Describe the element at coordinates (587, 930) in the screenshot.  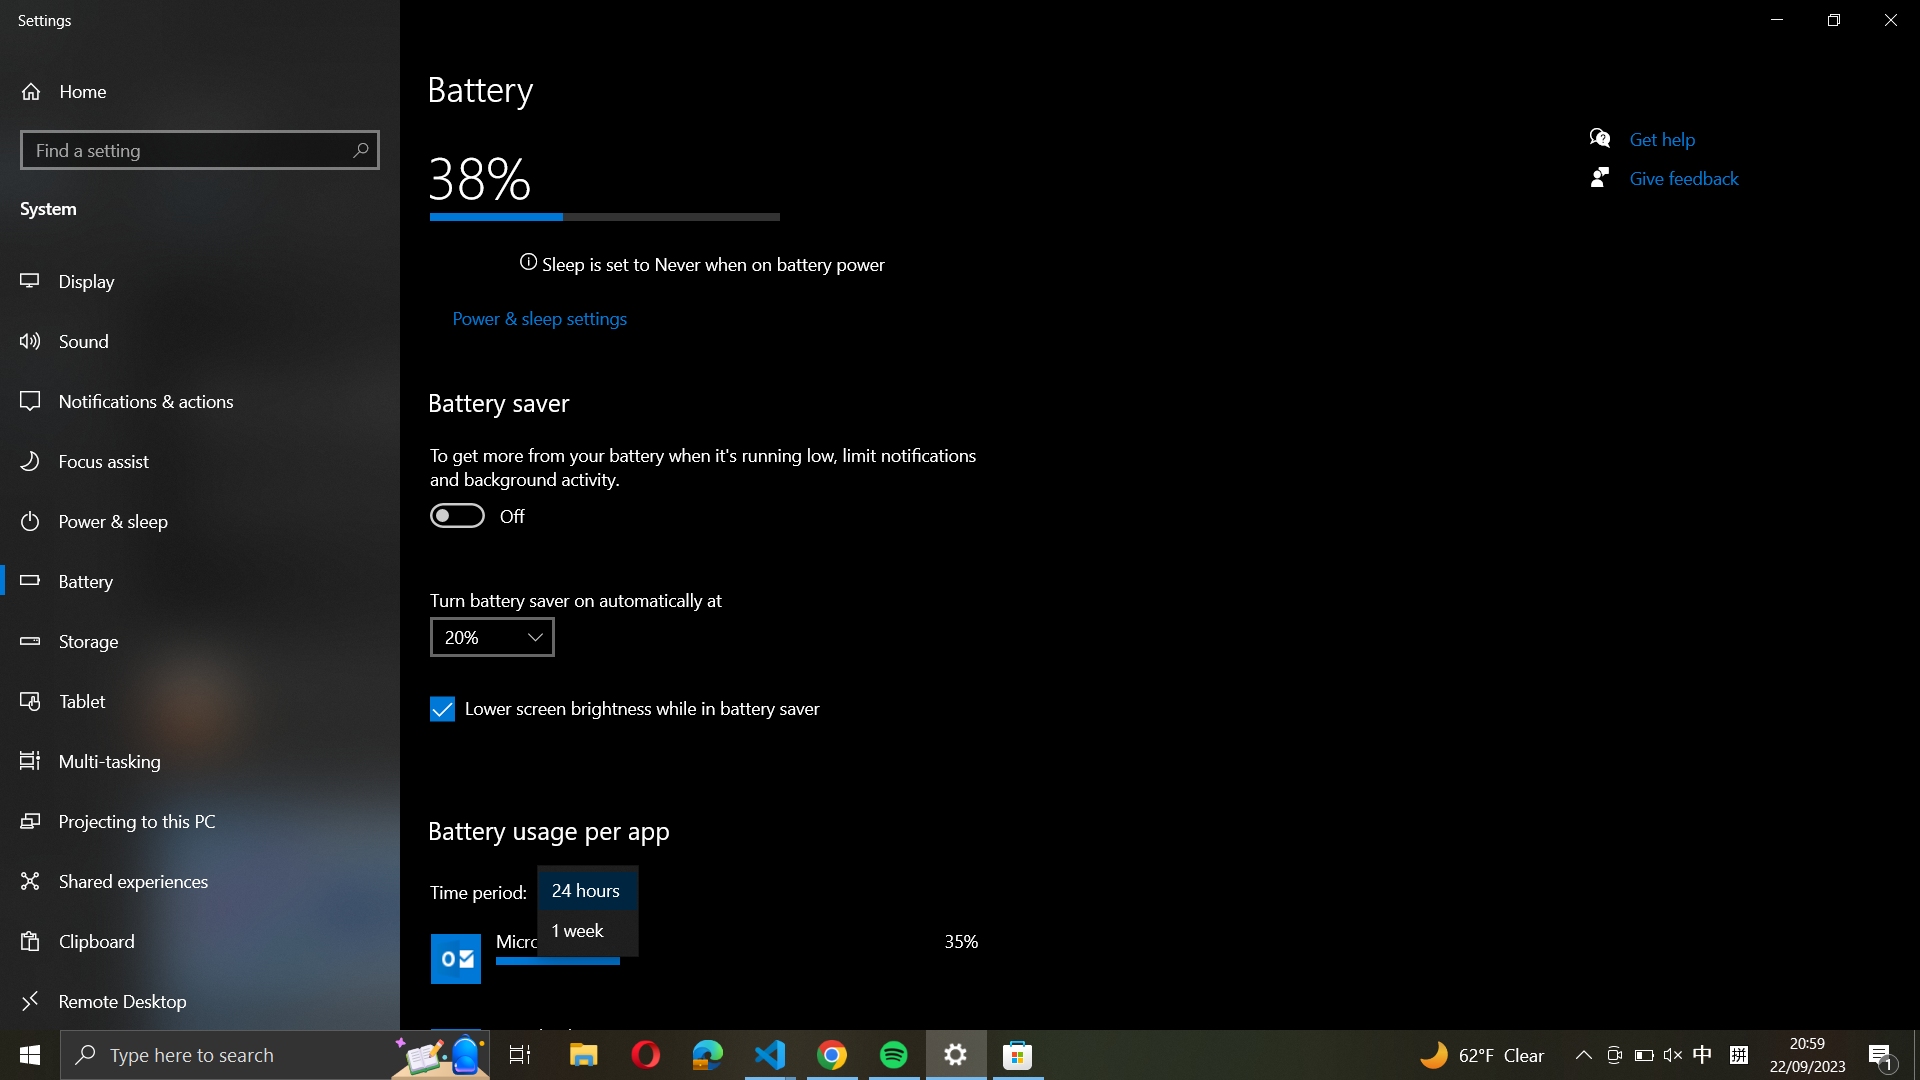
I see `the span of battery usage per app to be "1 week` at that location.